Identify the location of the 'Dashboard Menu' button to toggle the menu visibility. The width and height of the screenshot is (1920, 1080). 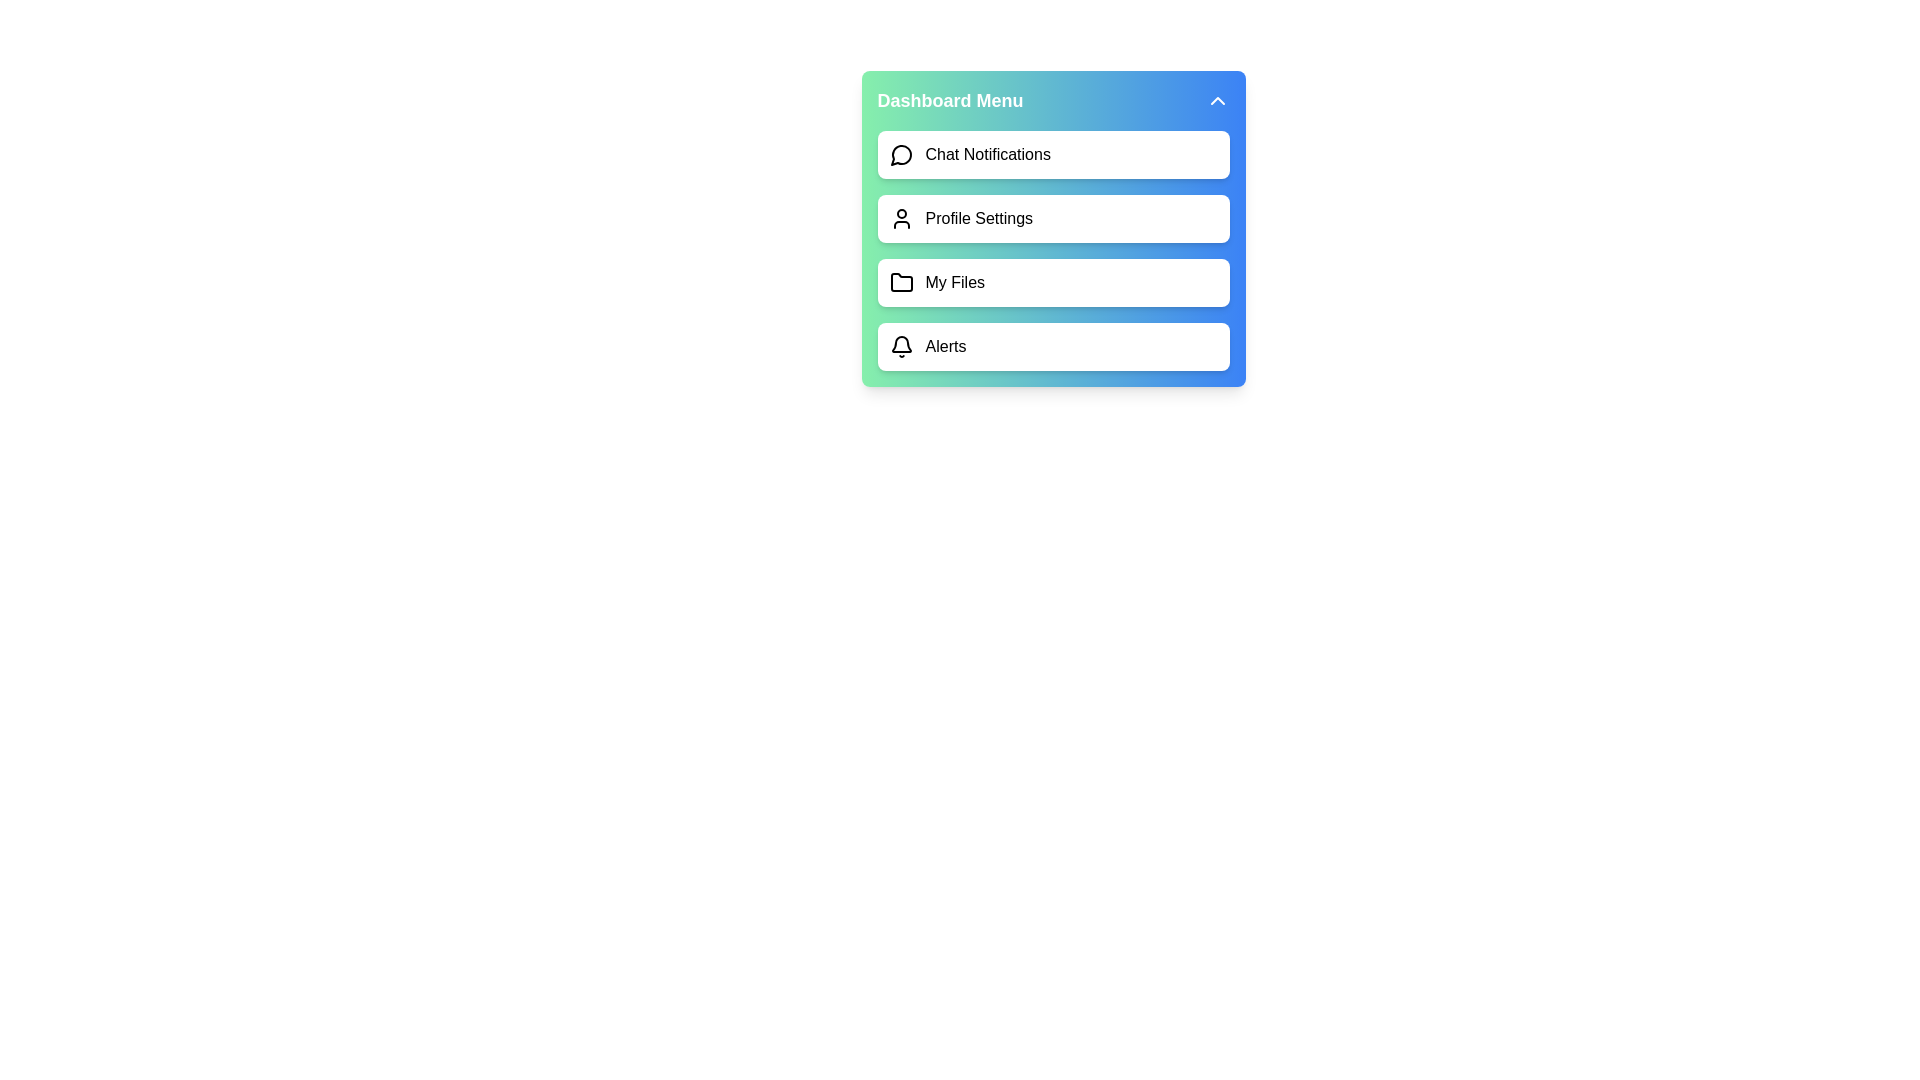
(1052, 100).